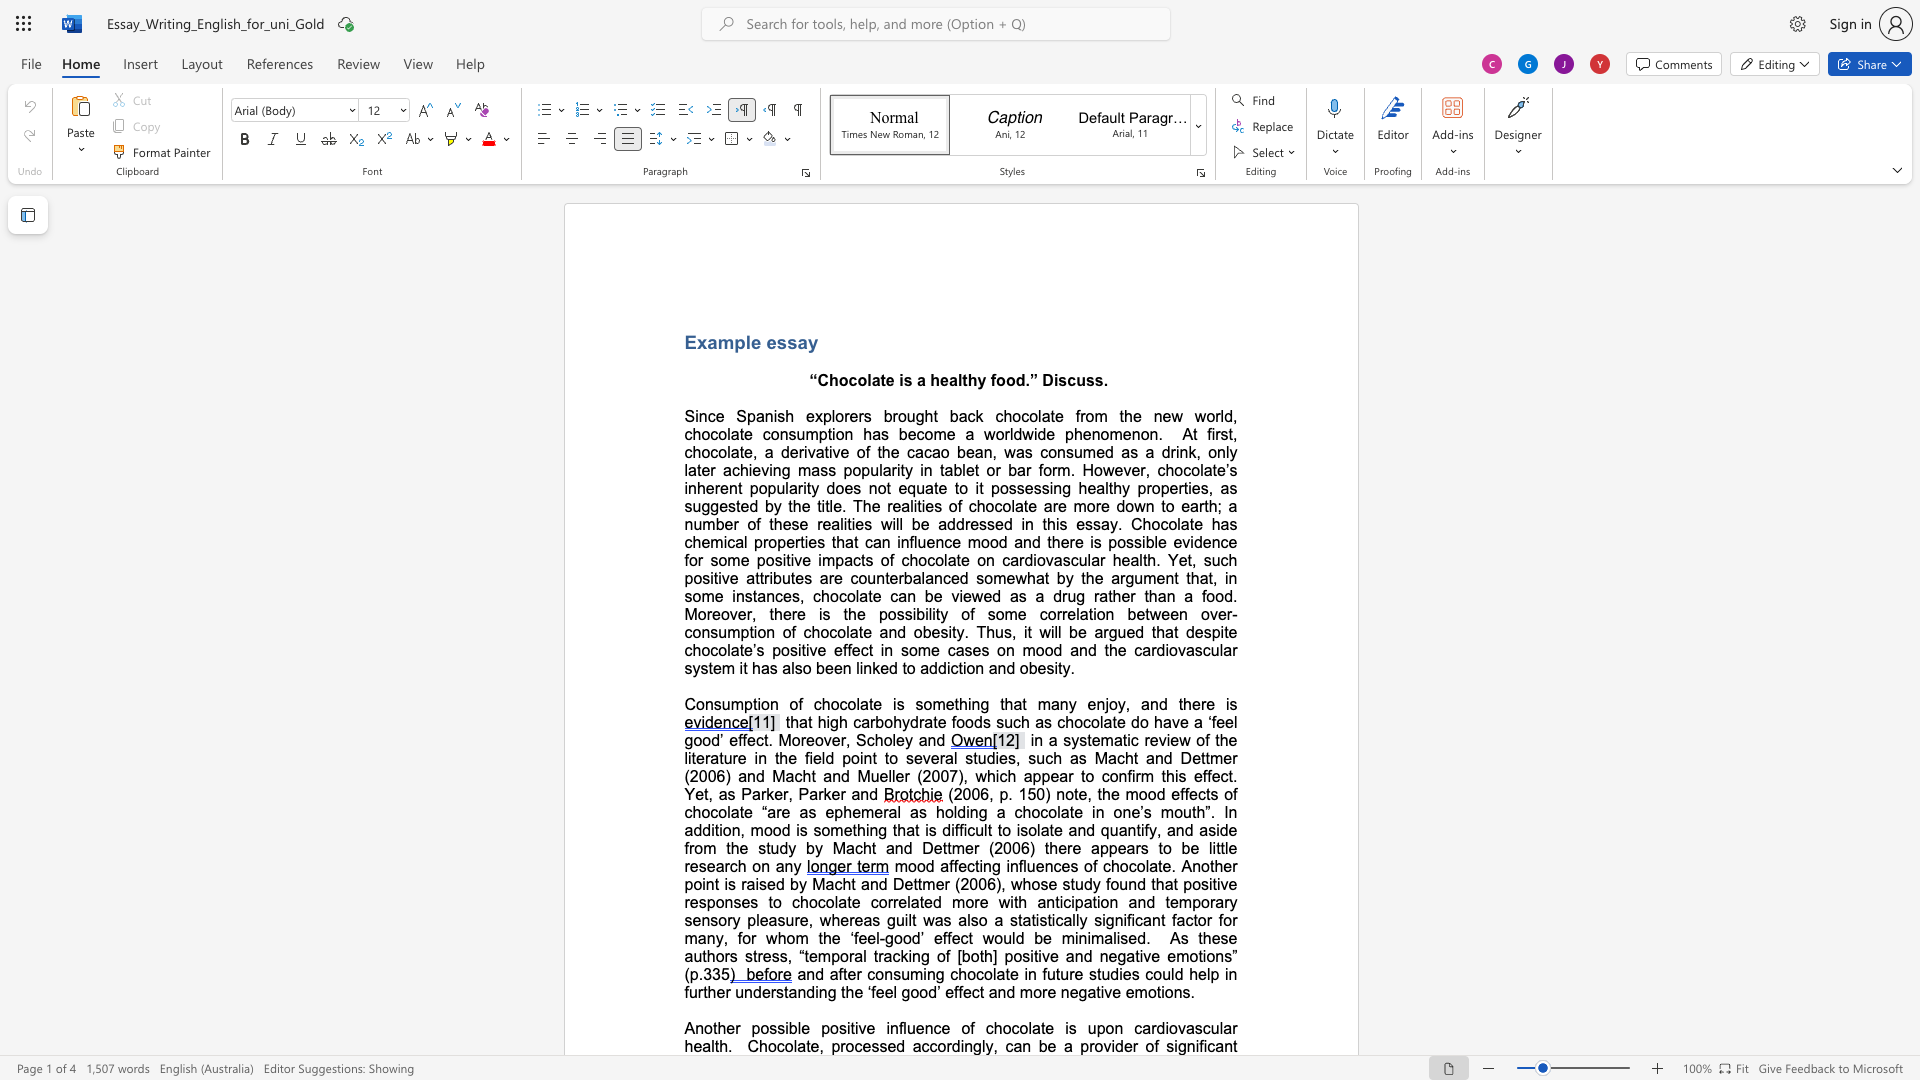 The image size is (1920, 1080). What do you see at coordinates (712, 1045) in the screenshot?
I see `the 5th character "l" in the text` at bounding box center [712, 1045].